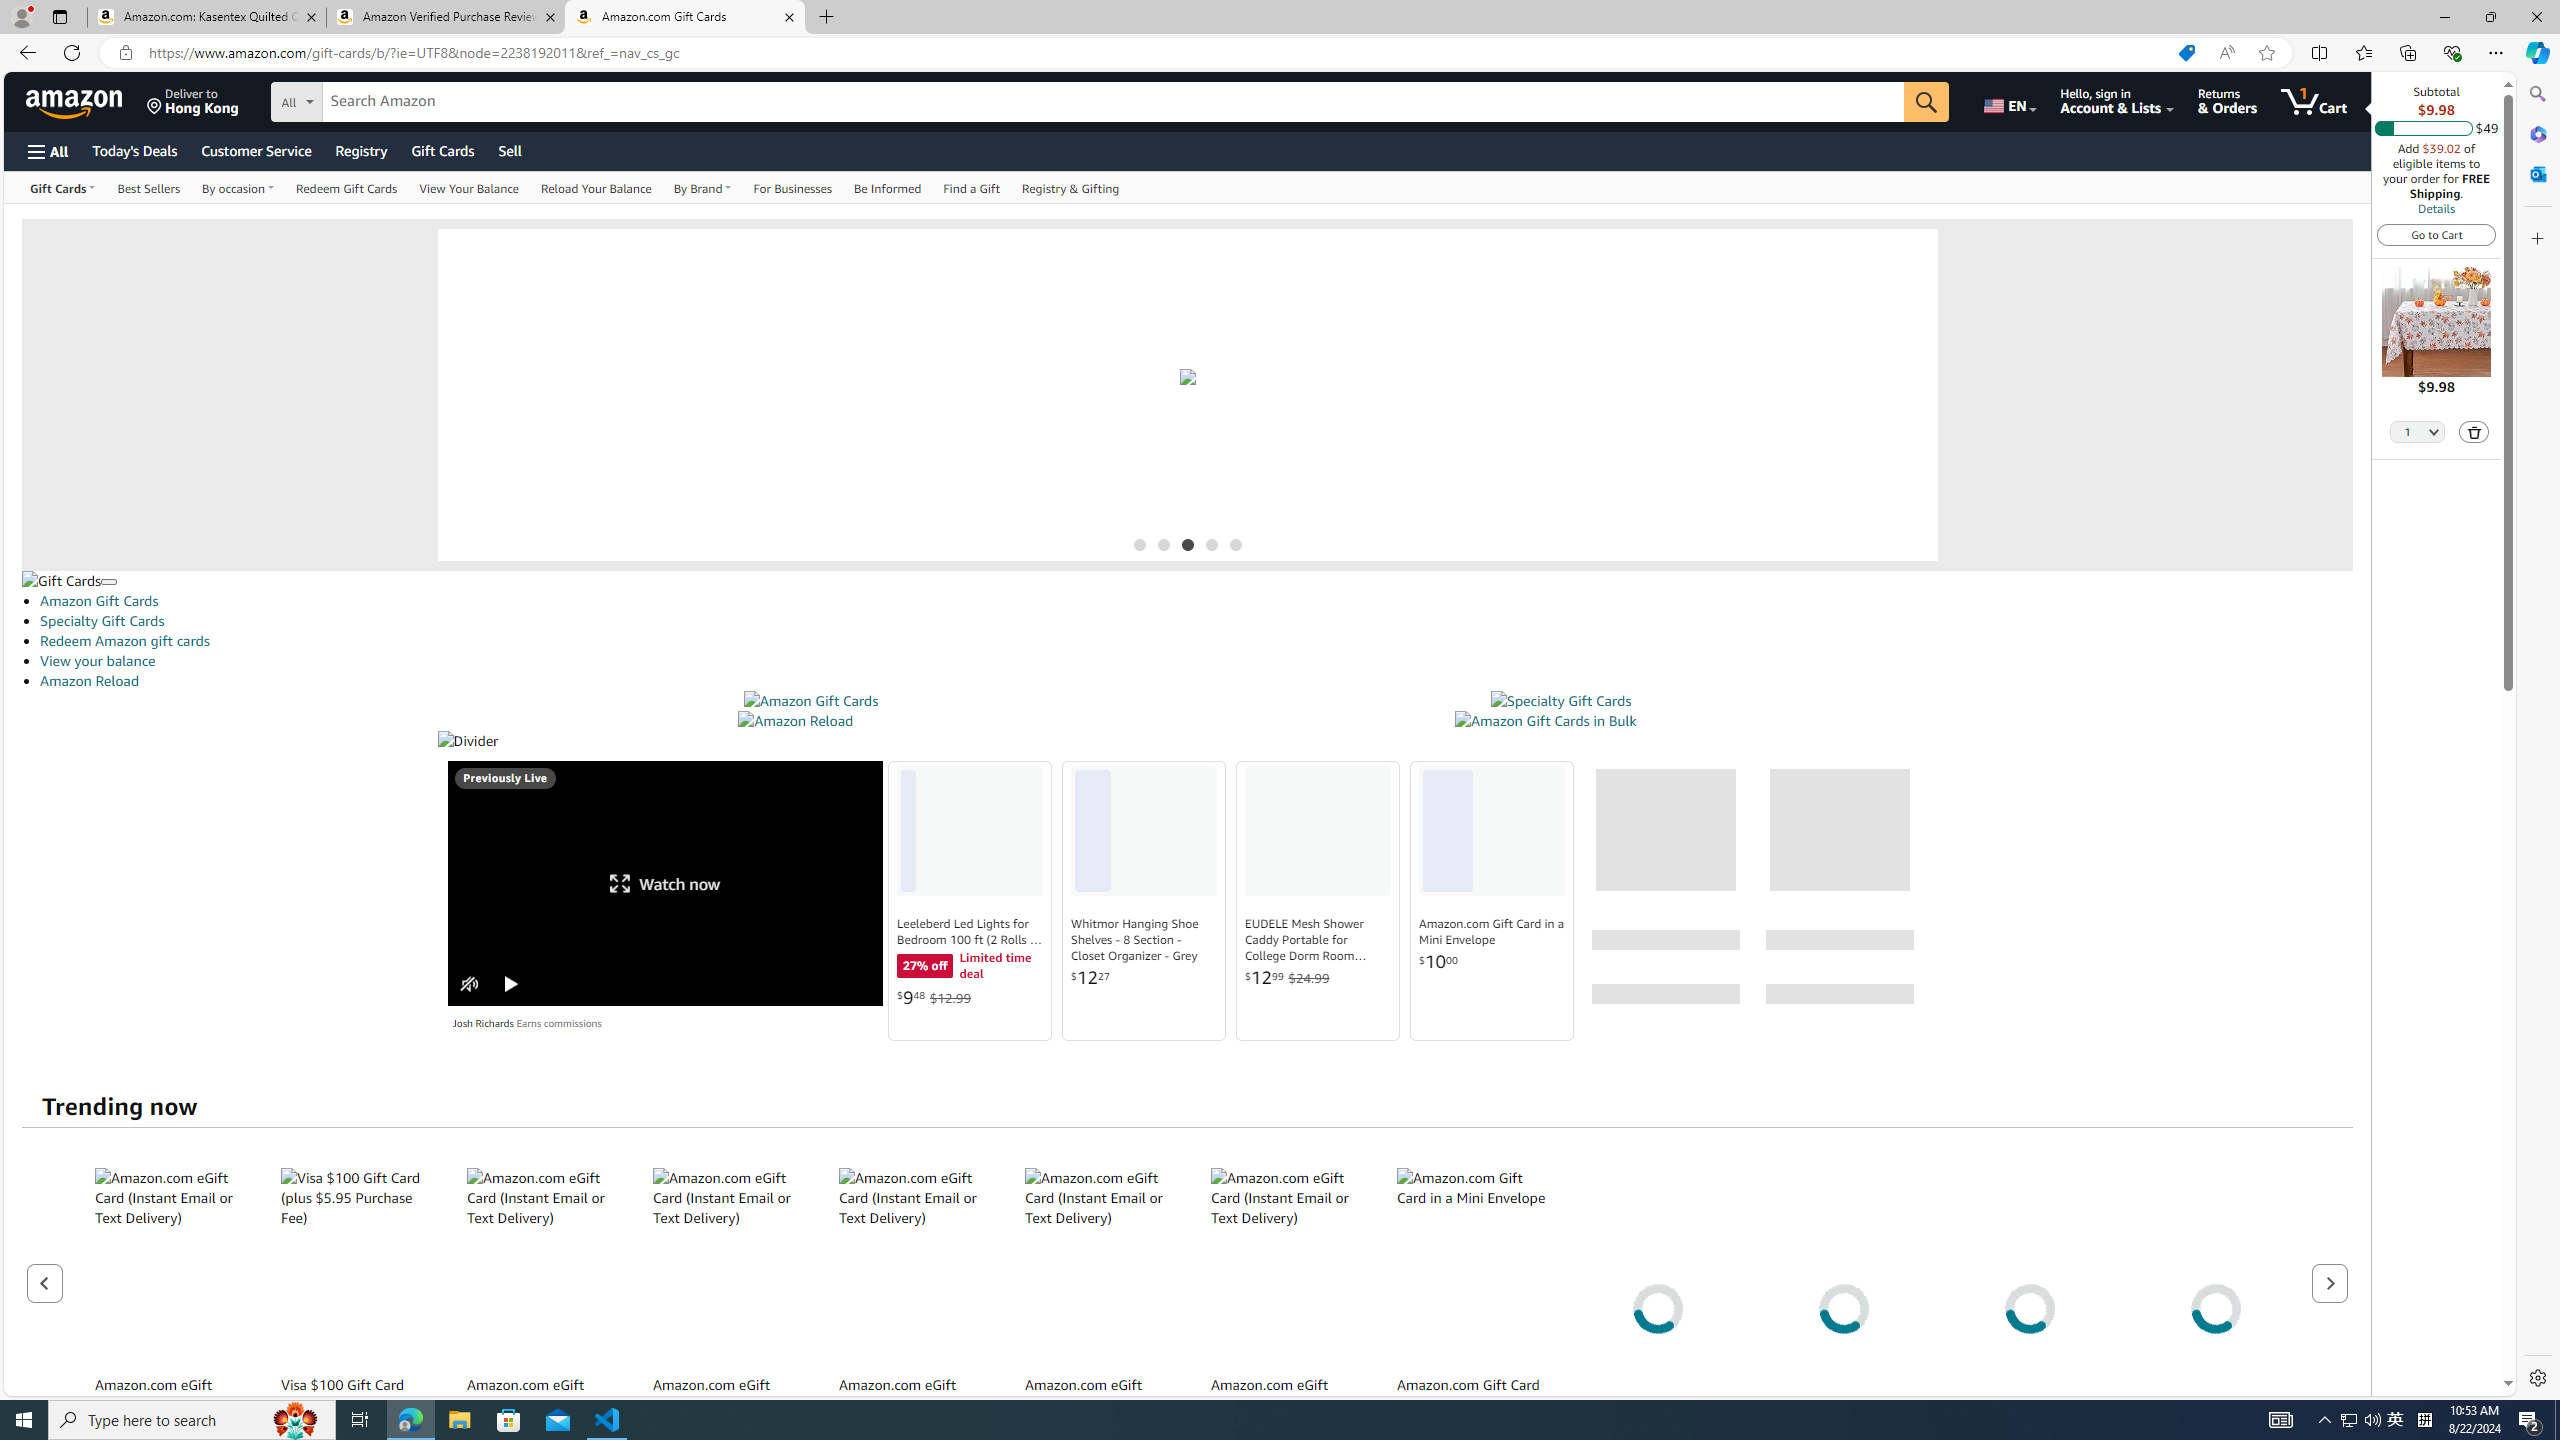 Image resolution: width=2560 pixels, height=1440 pixels. What do you see at coordinates (1927, 102) in the screenshot?
I see `'Go'` at bounding box center [1927, 102].